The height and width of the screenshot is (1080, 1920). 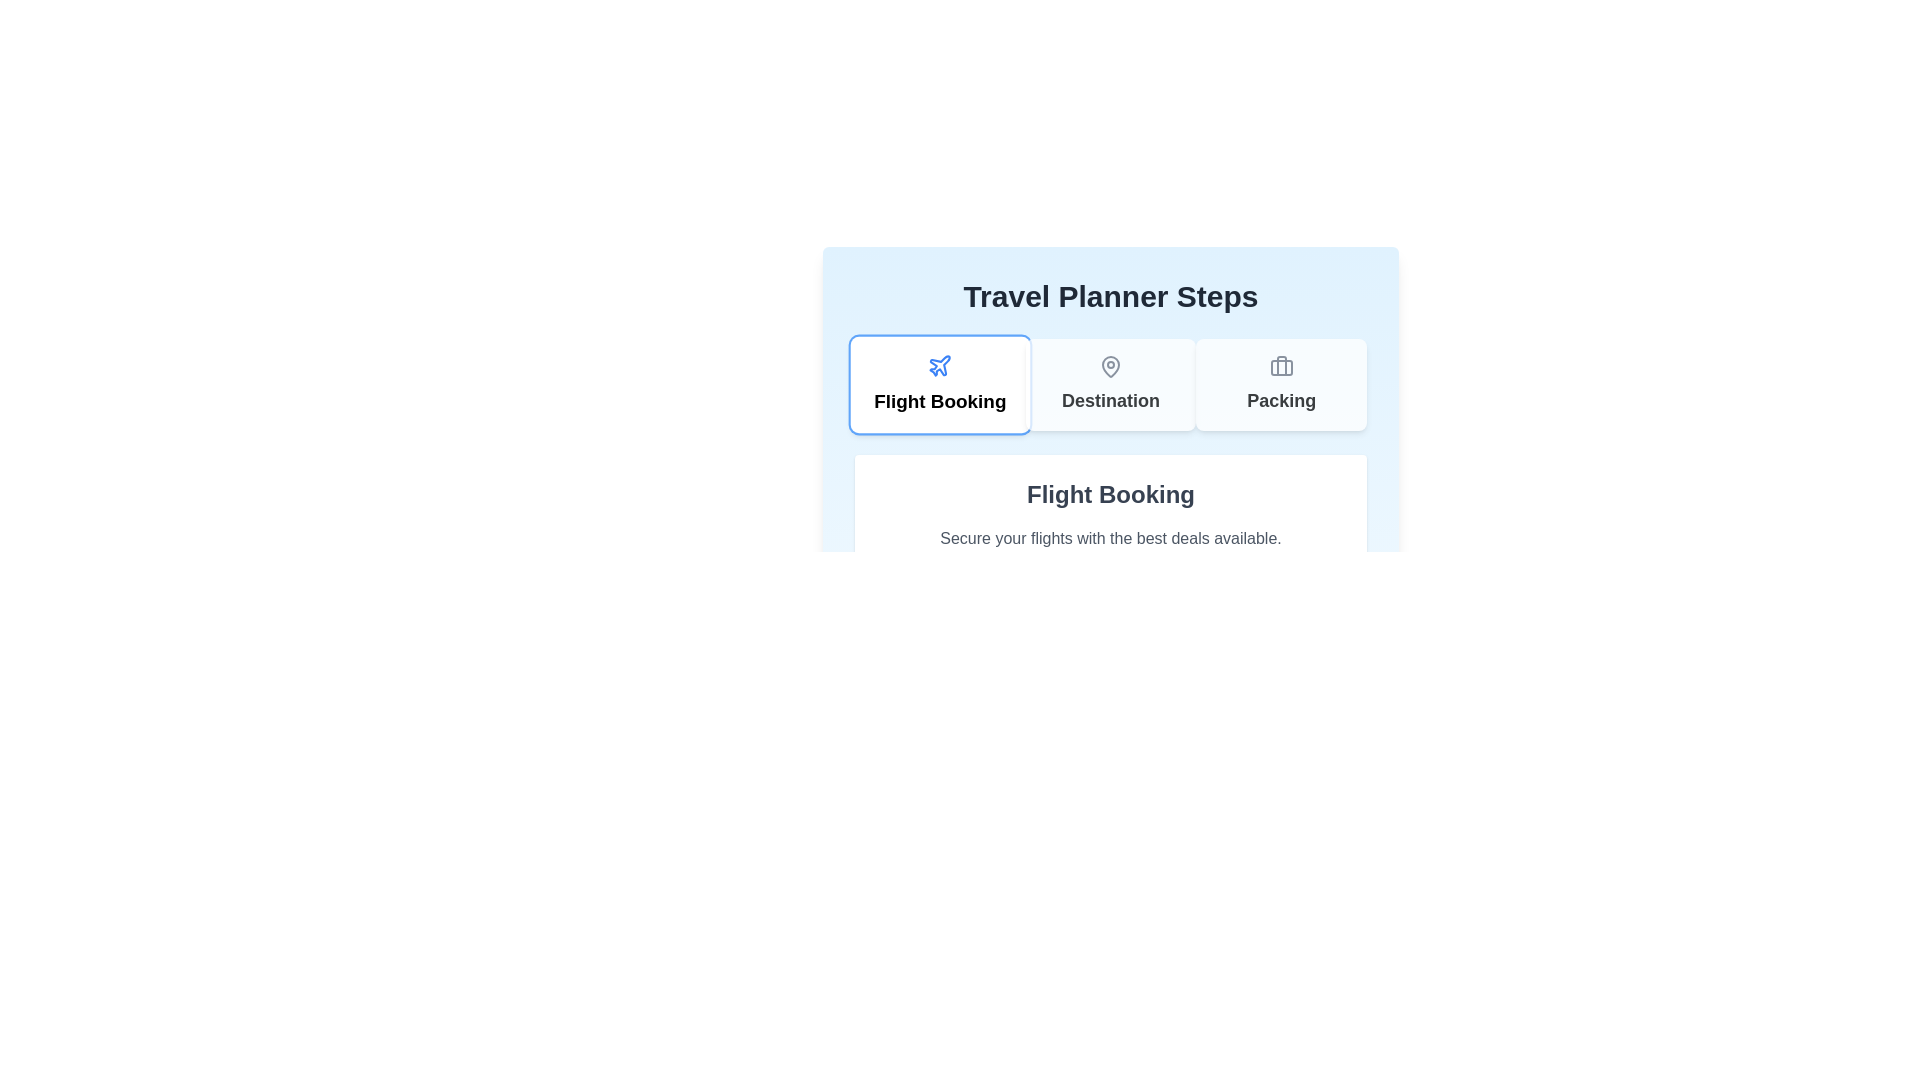 What do you see at coordinates (1281, 366) in the screenshot?
I see `the gray SVG graphic of a briefcase located in the third card labeled 'Packing' within the 'Travel Planner Steps' section` at bounding box center [1281, 366].